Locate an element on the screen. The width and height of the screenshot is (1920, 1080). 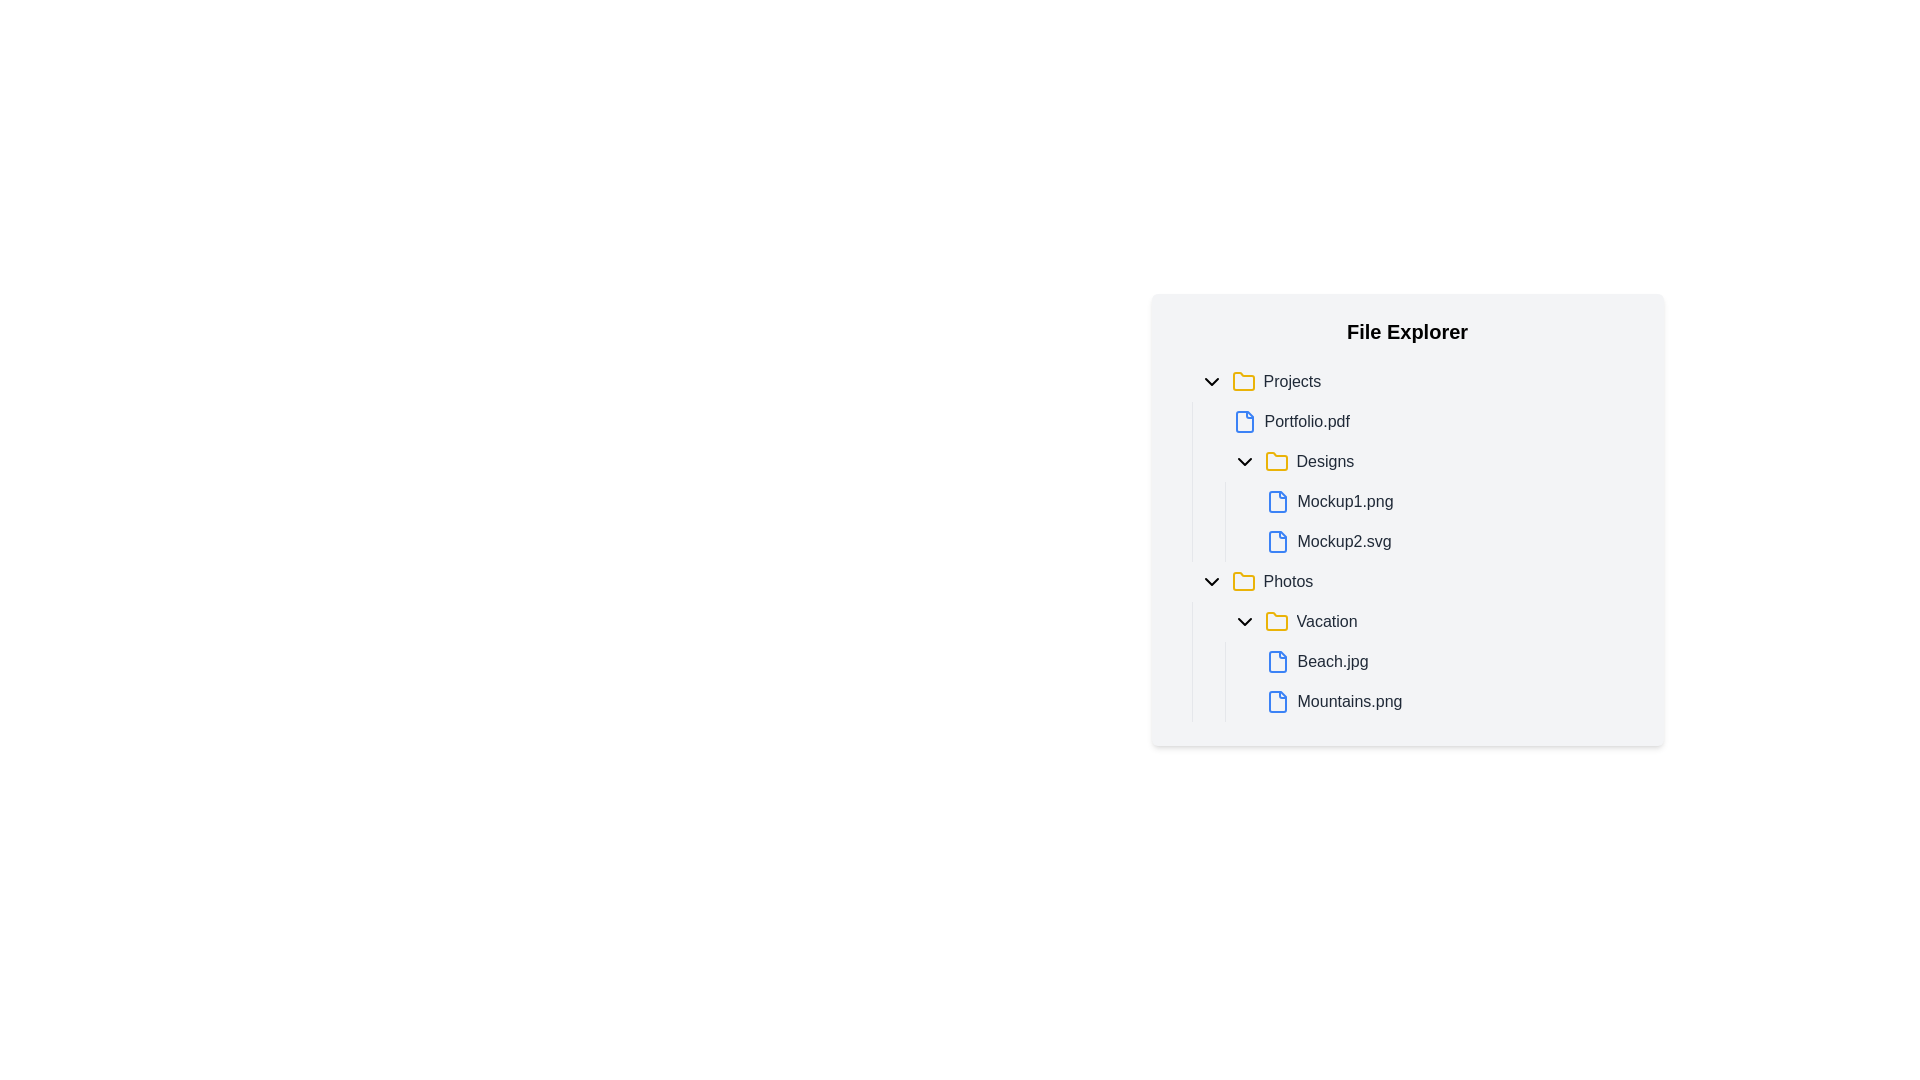
the 'Photos' text label in the file explorer, which is styled in gray font and located between the 'Designs' and 'Vacation' folders is located at coordinates (1288, 582).